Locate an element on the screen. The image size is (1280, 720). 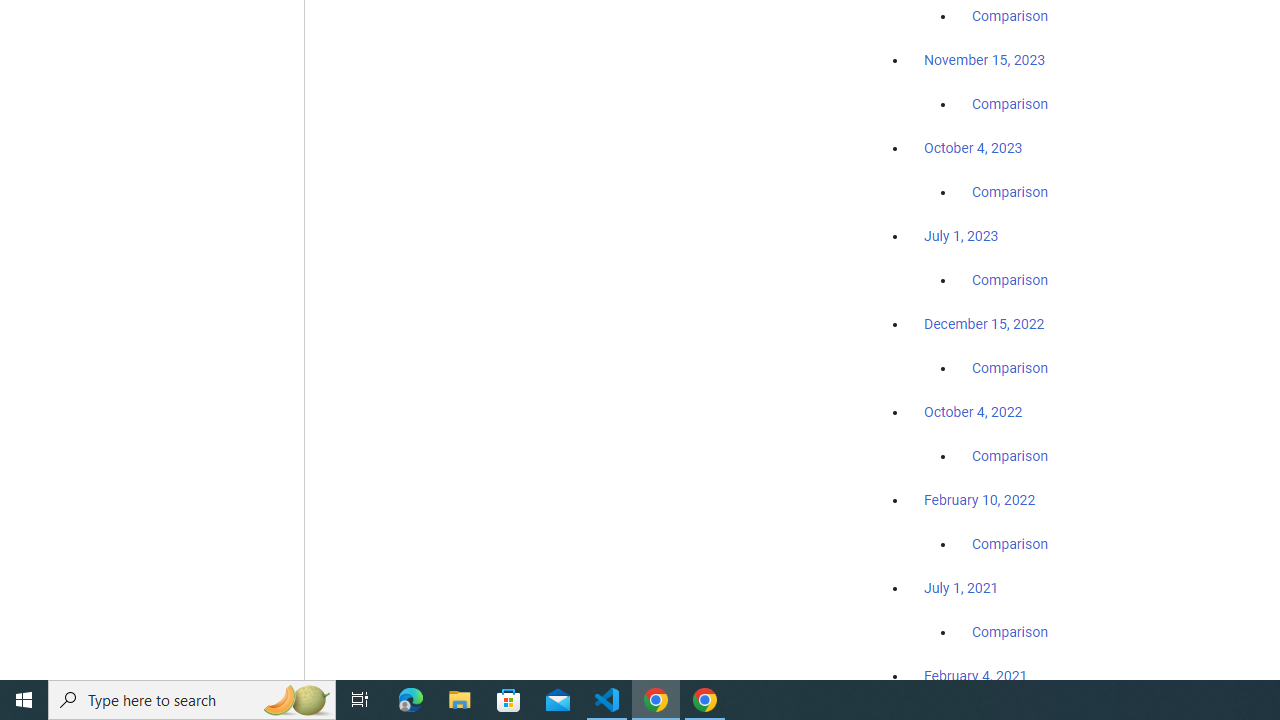
'February 4, 2021' is located at coordinates (976, 675).